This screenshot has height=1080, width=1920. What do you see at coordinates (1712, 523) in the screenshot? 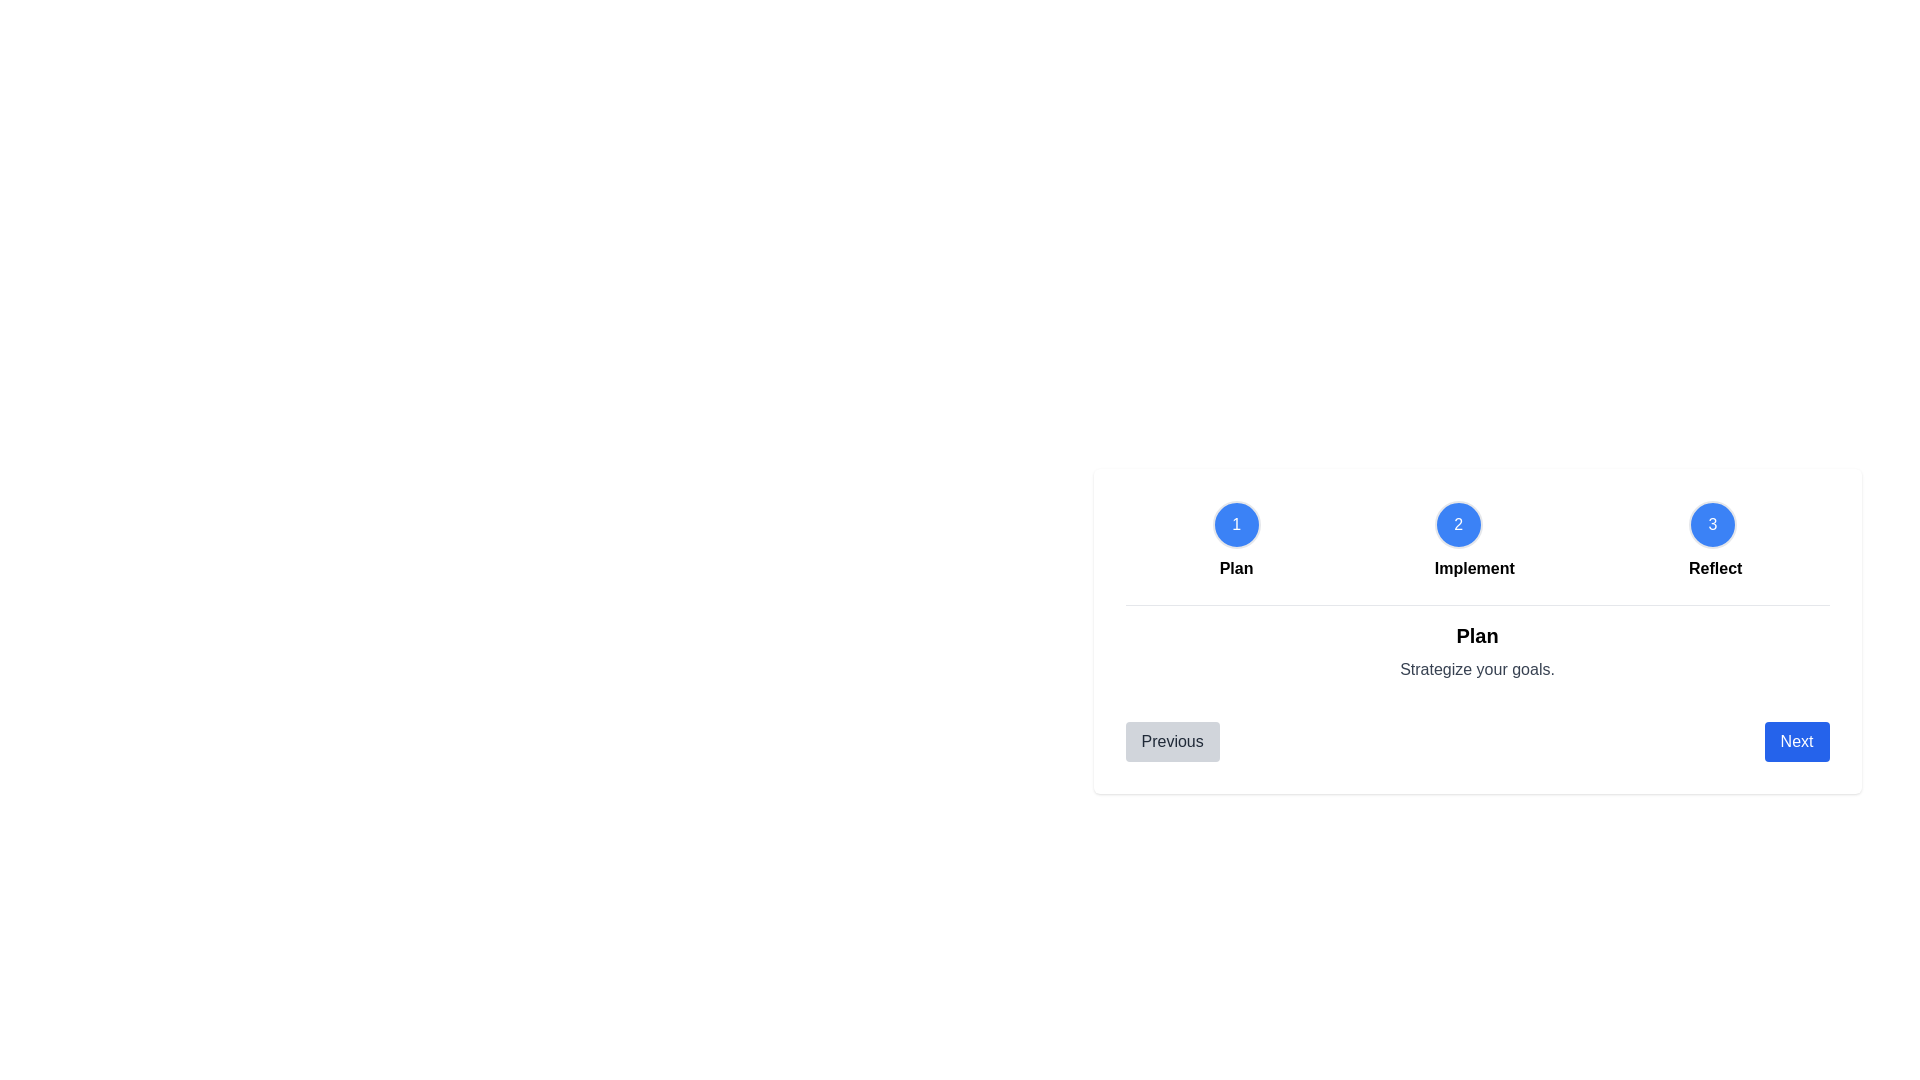
I see `the step circle corresponding to 3` at bounding box center [1712, 523].